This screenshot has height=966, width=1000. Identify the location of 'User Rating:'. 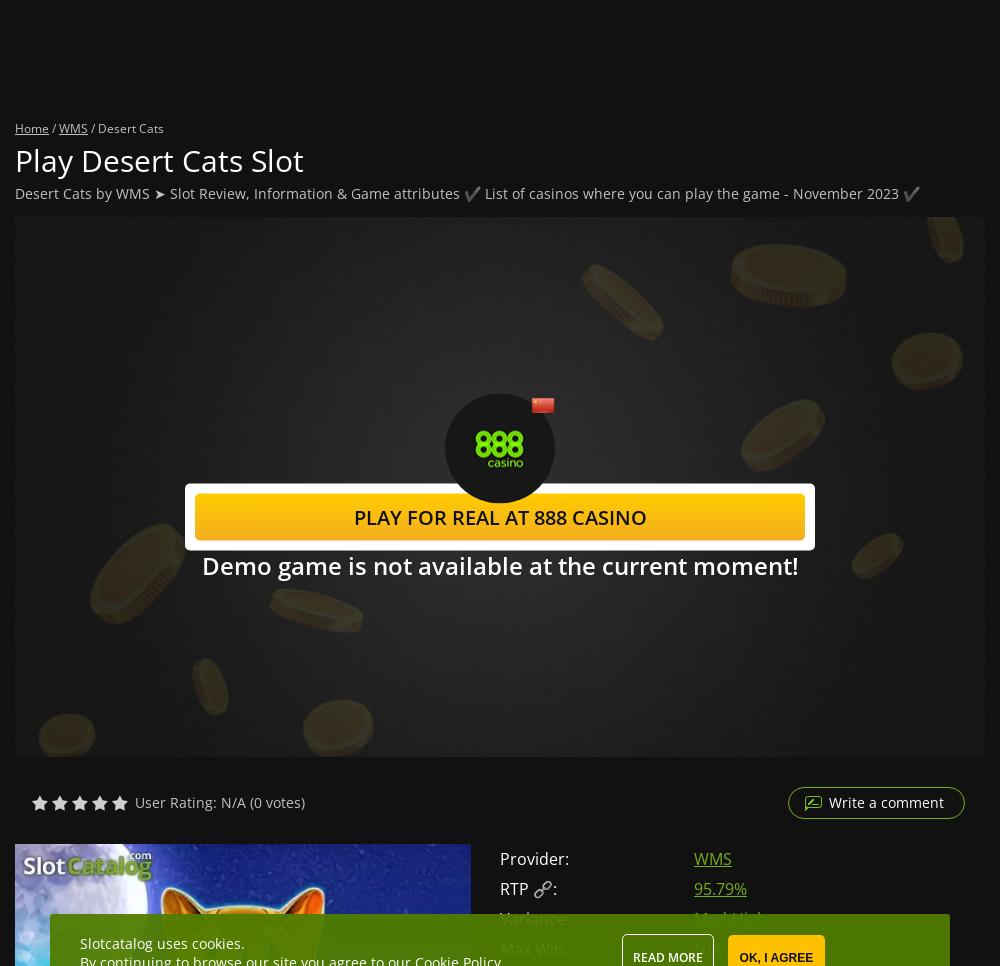
(178, 802).